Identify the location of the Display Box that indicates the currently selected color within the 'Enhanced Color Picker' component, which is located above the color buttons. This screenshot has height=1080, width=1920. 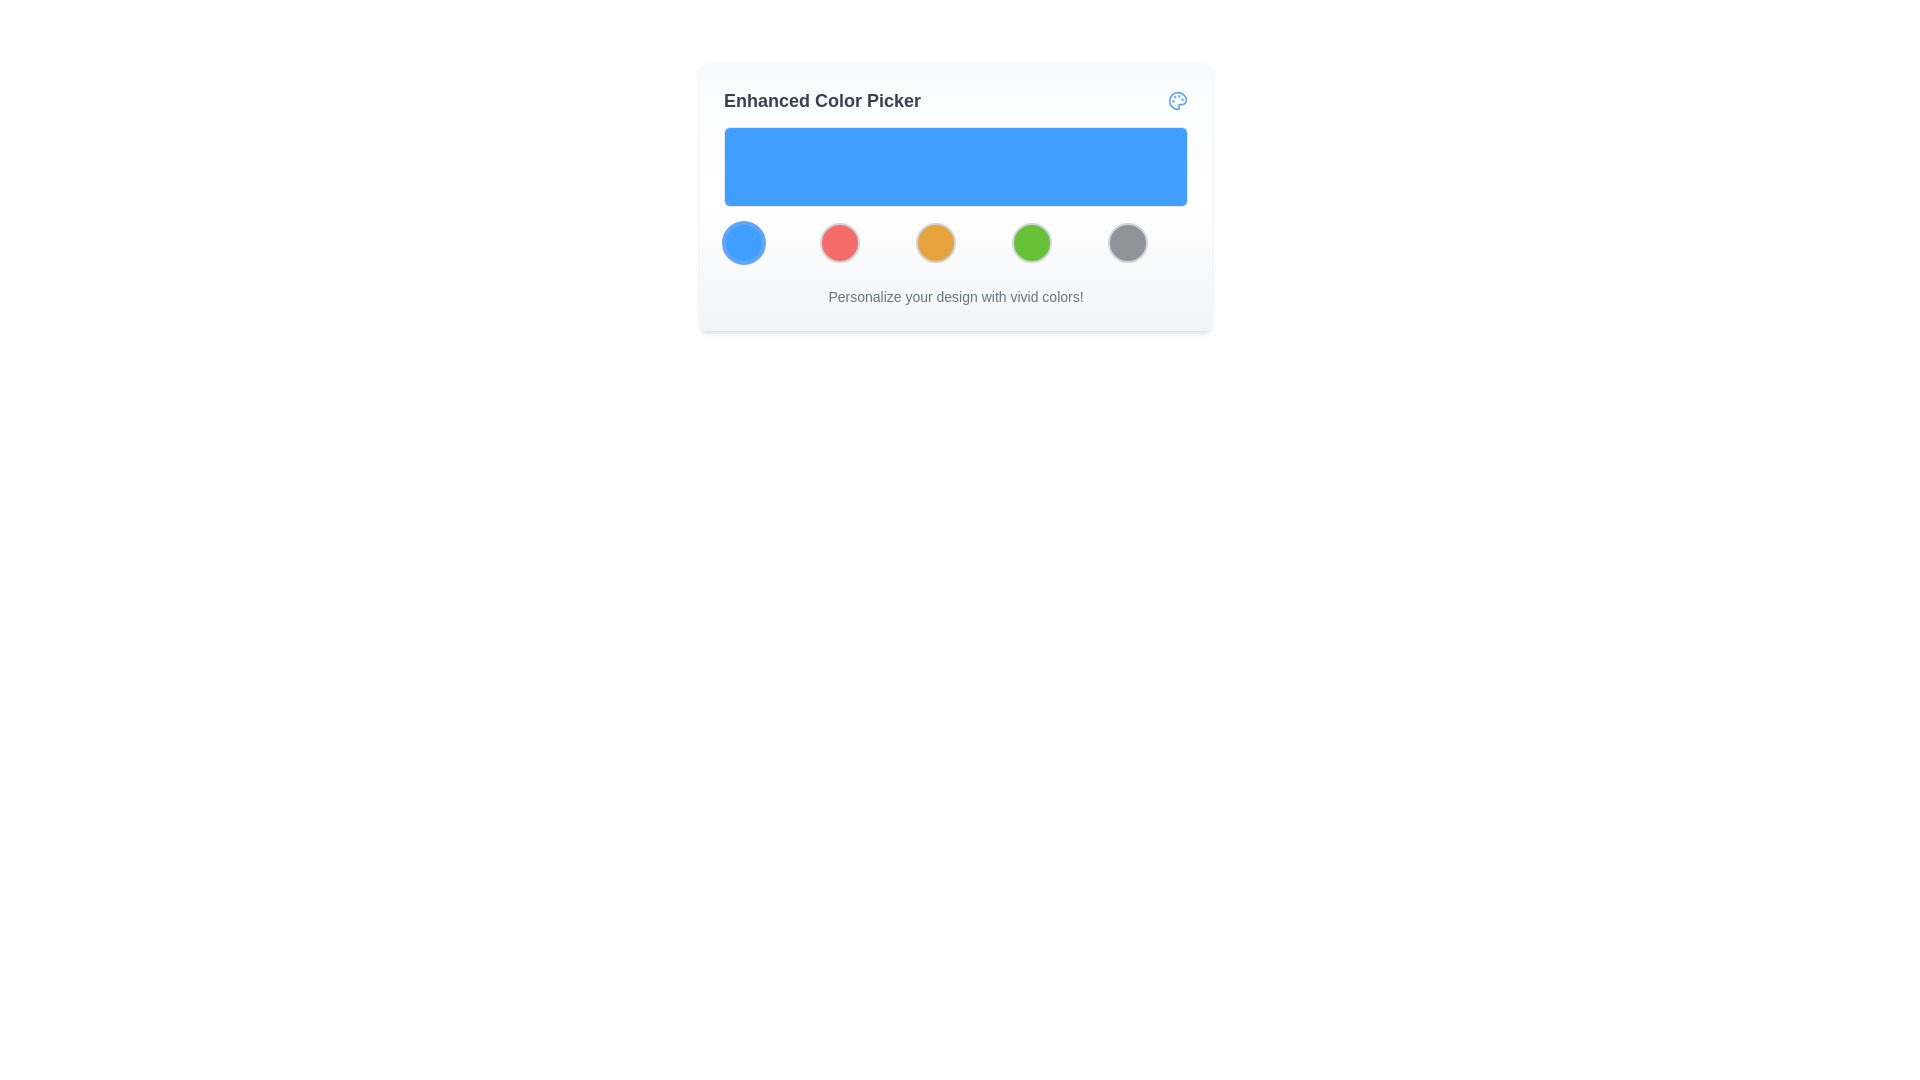
(954, 195).